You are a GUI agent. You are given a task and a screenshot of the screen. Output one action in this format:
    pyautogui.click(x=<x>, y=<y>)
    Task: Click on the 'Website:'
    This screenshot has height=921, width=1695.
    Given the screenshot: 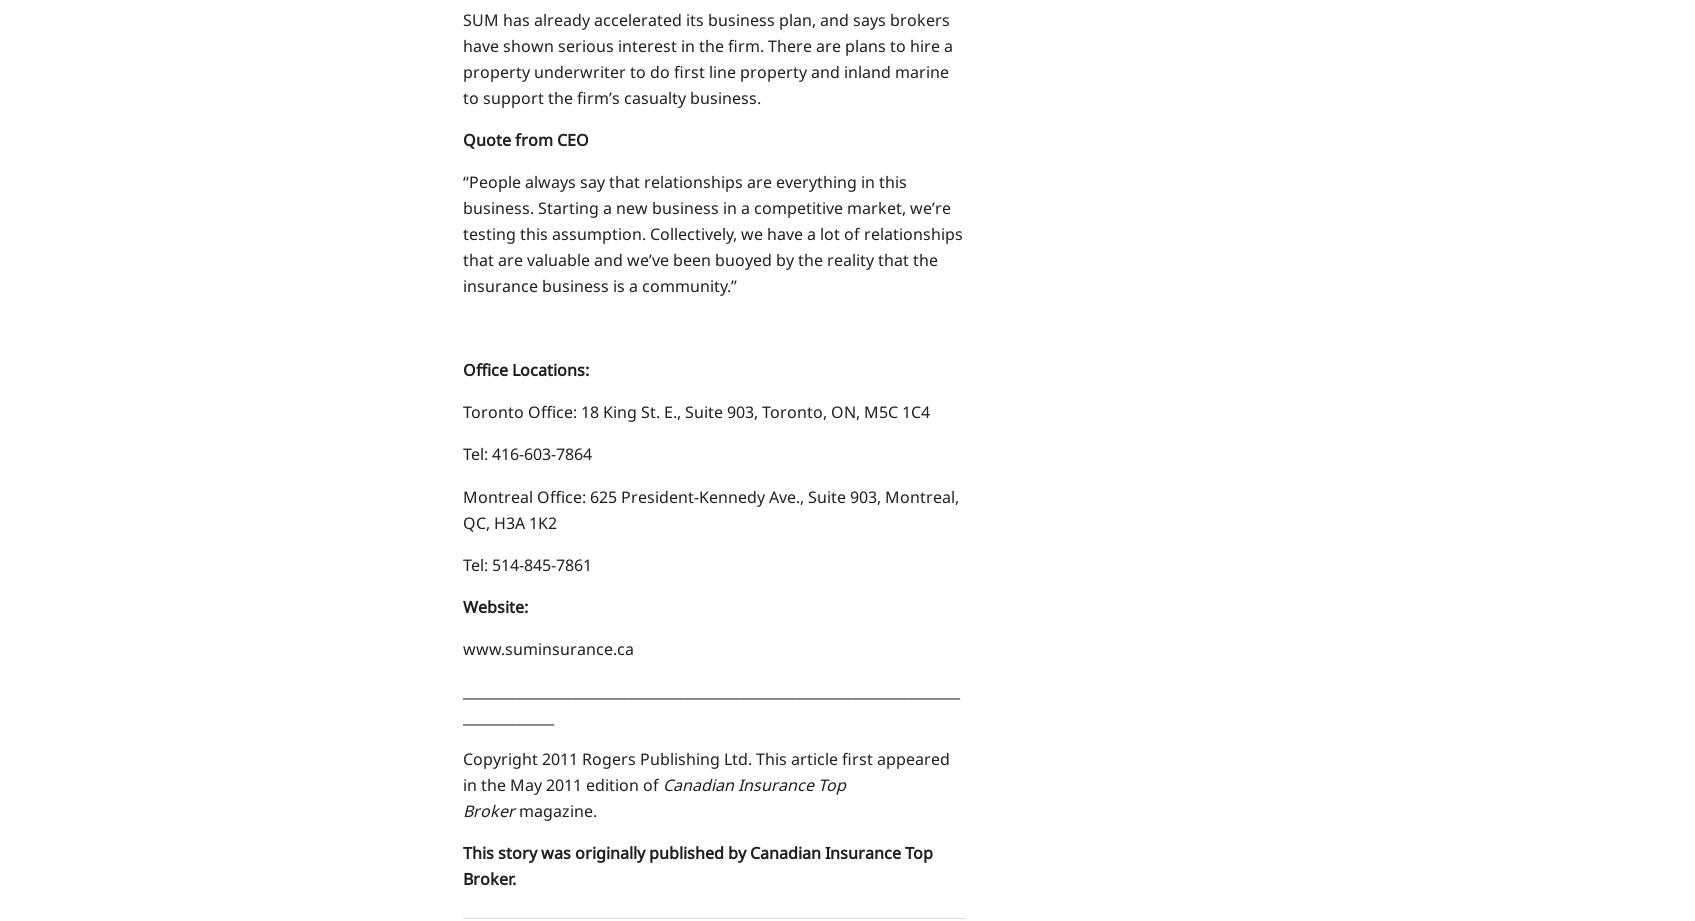 What is the action you would take?
    pyautogui.click(x=493, y=605)
    